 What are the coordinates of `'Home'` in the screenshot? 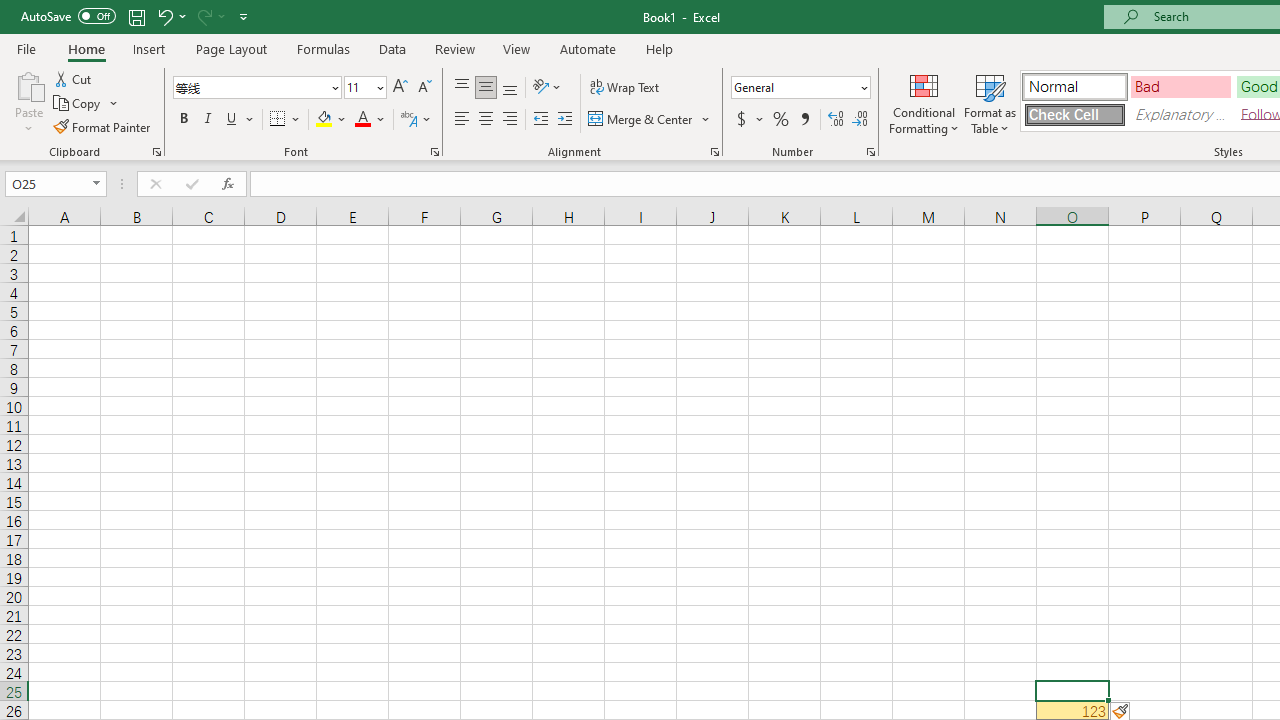 It's located at (85, 48).